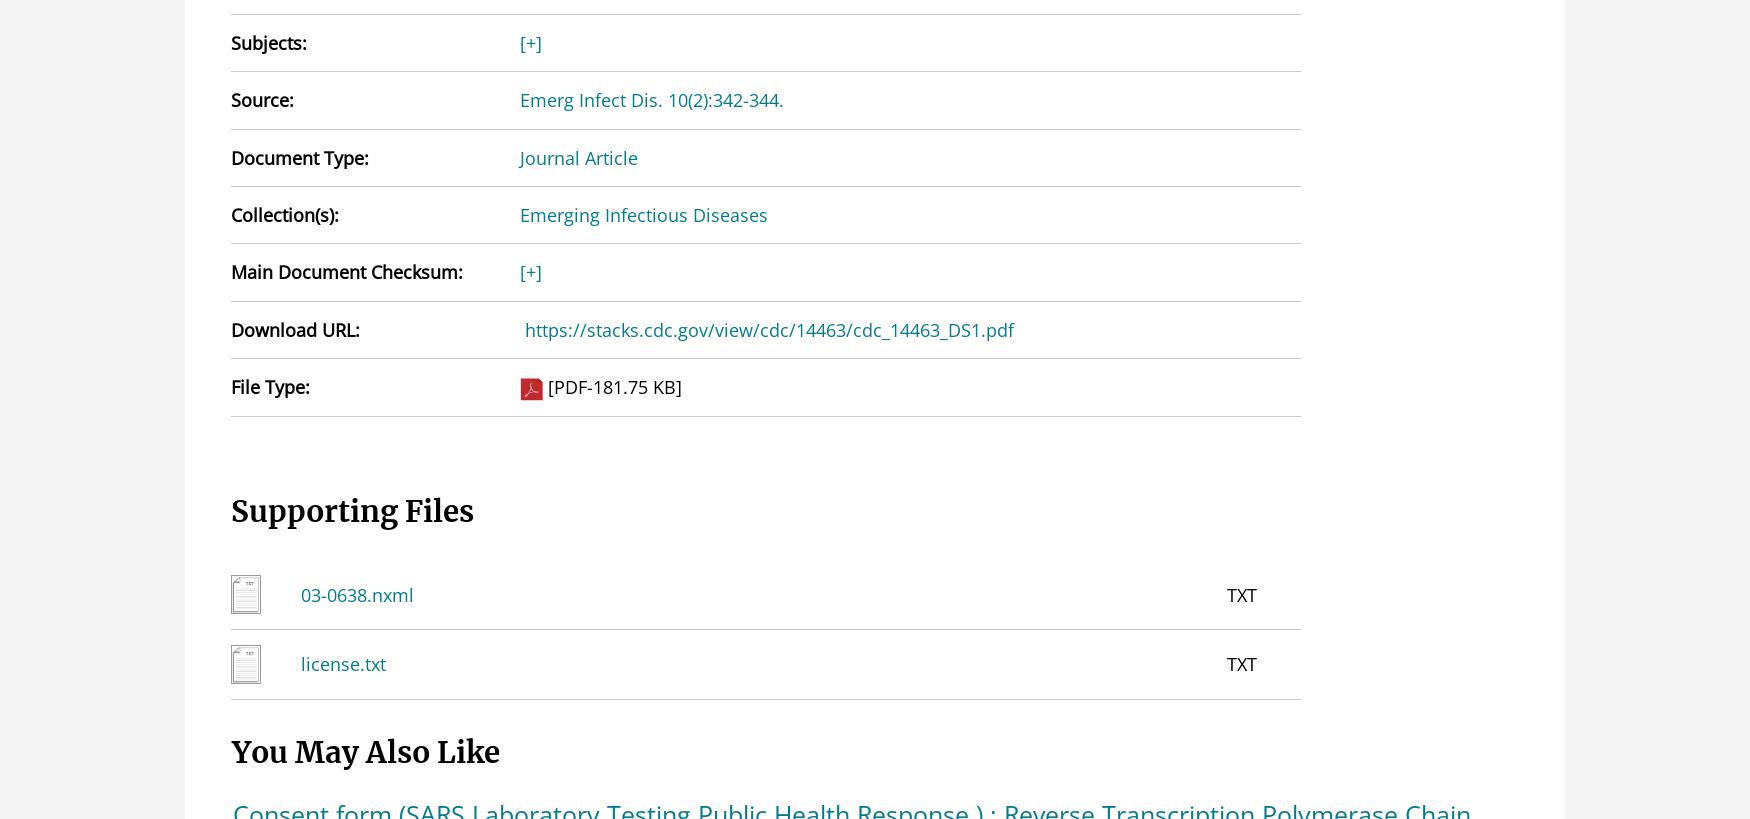 Image resolution: width=1750 pixels, height=819 pixels. I want to click on 'Journal Article', so click(578, 156).